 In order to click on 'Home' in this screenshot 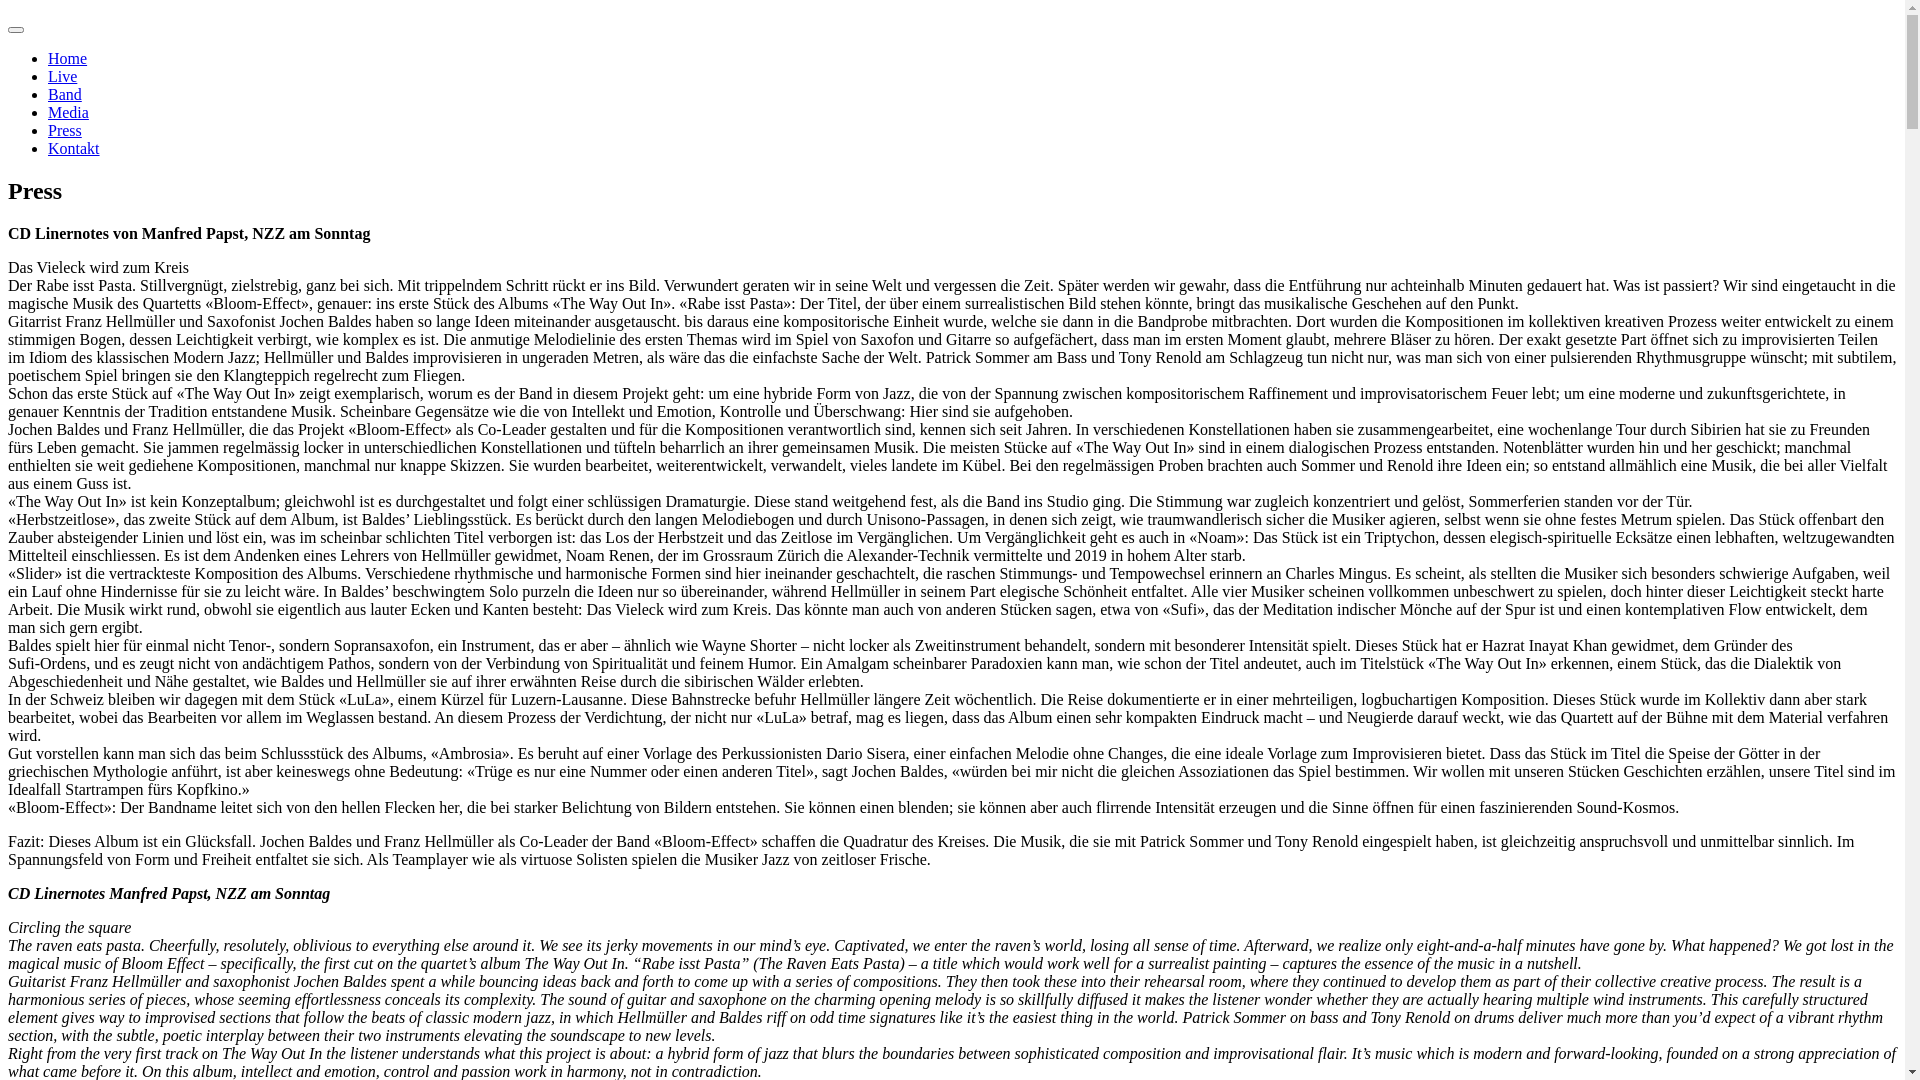, I will do `click(67, 57)`.